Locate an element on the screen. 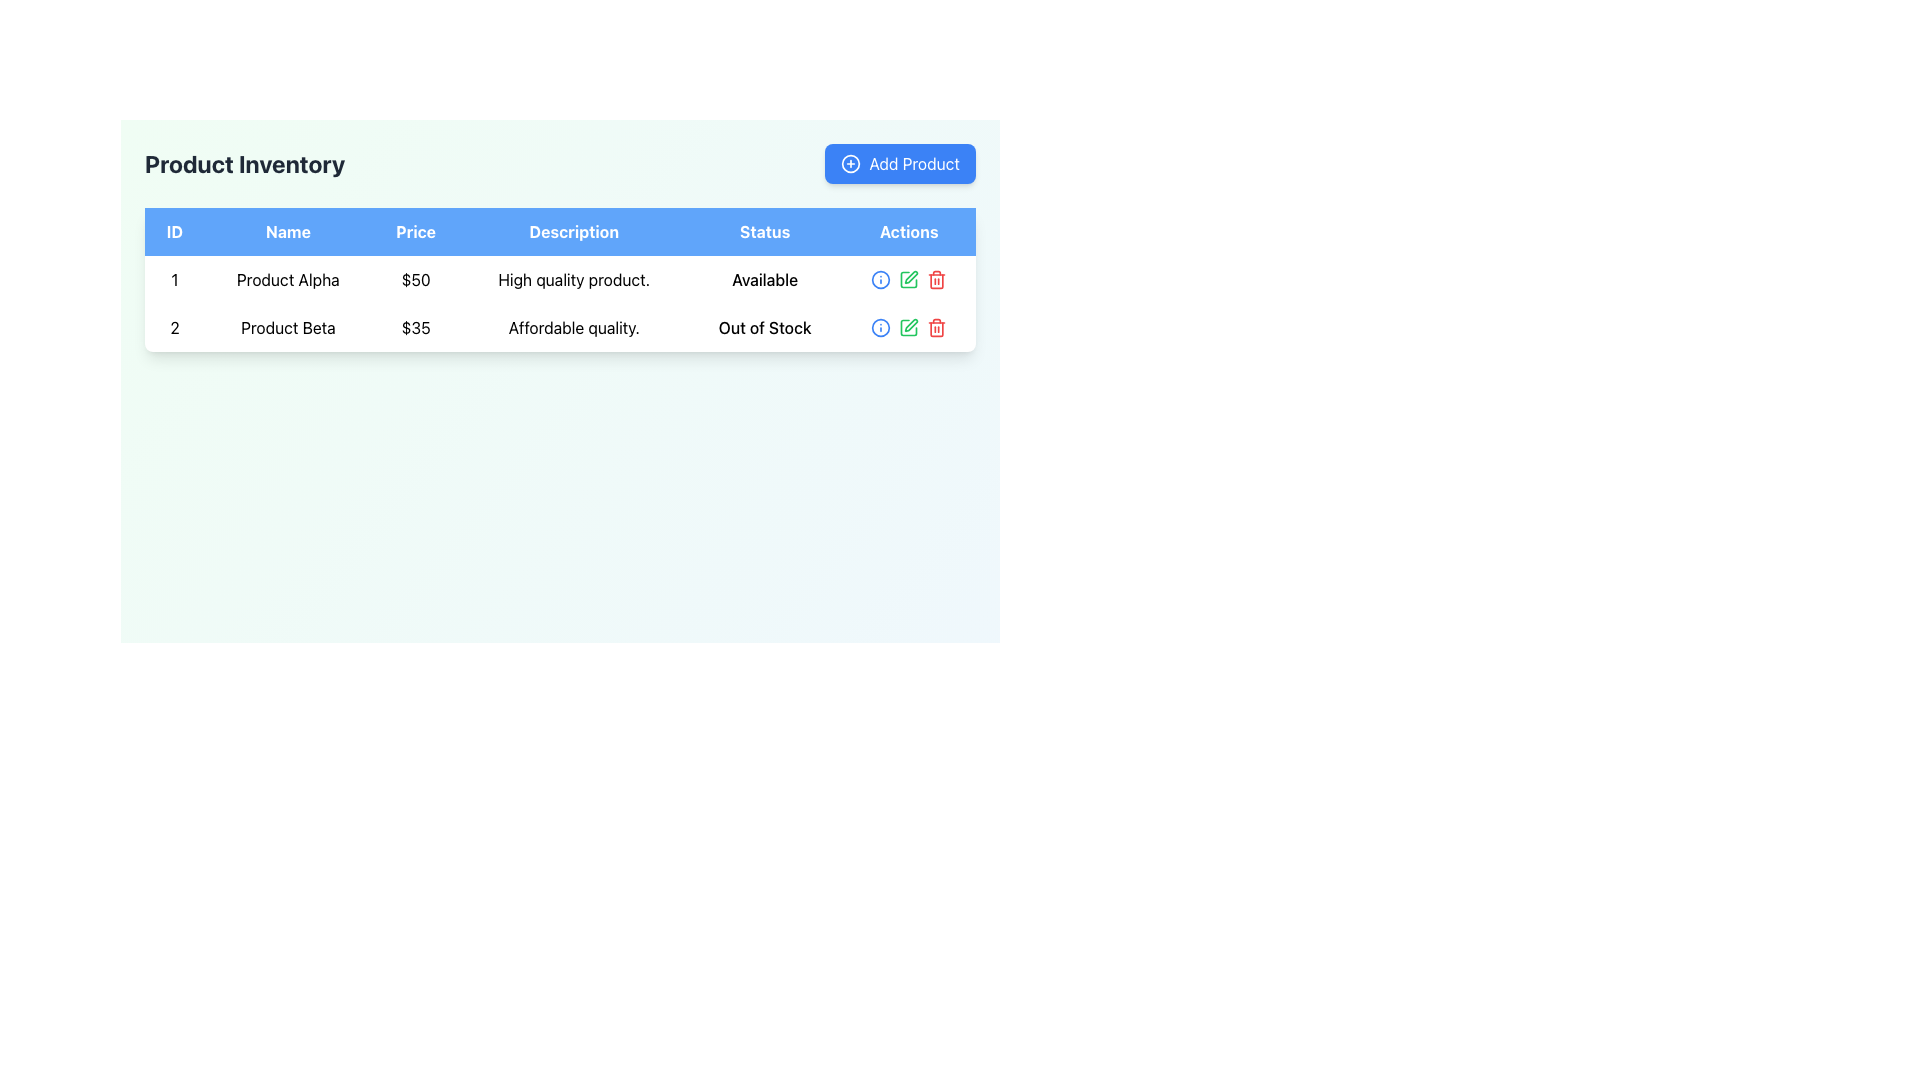 The width and height of the screenshot is (1920, 1080). the text label displaying 'Actions' in white color within a blue rectangular background, located in the header row of a table as the last column after 'Status' is located at coordinates (908, 230).